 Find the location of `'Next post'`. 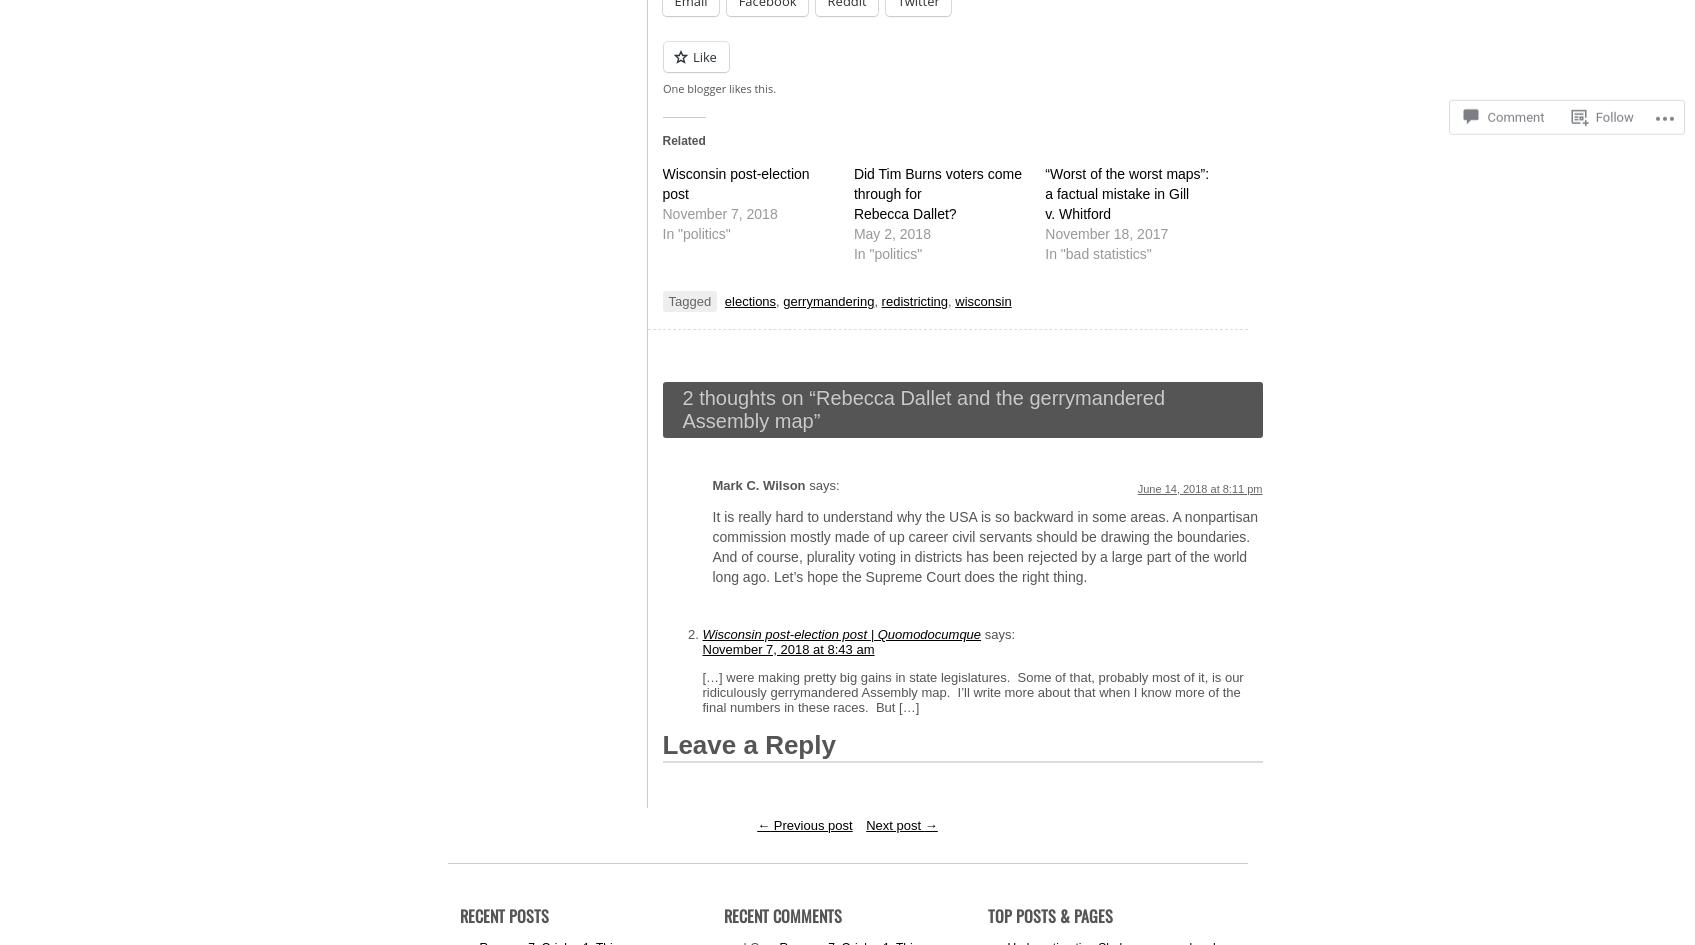

'Next post' is located at coordinates (893, 824).